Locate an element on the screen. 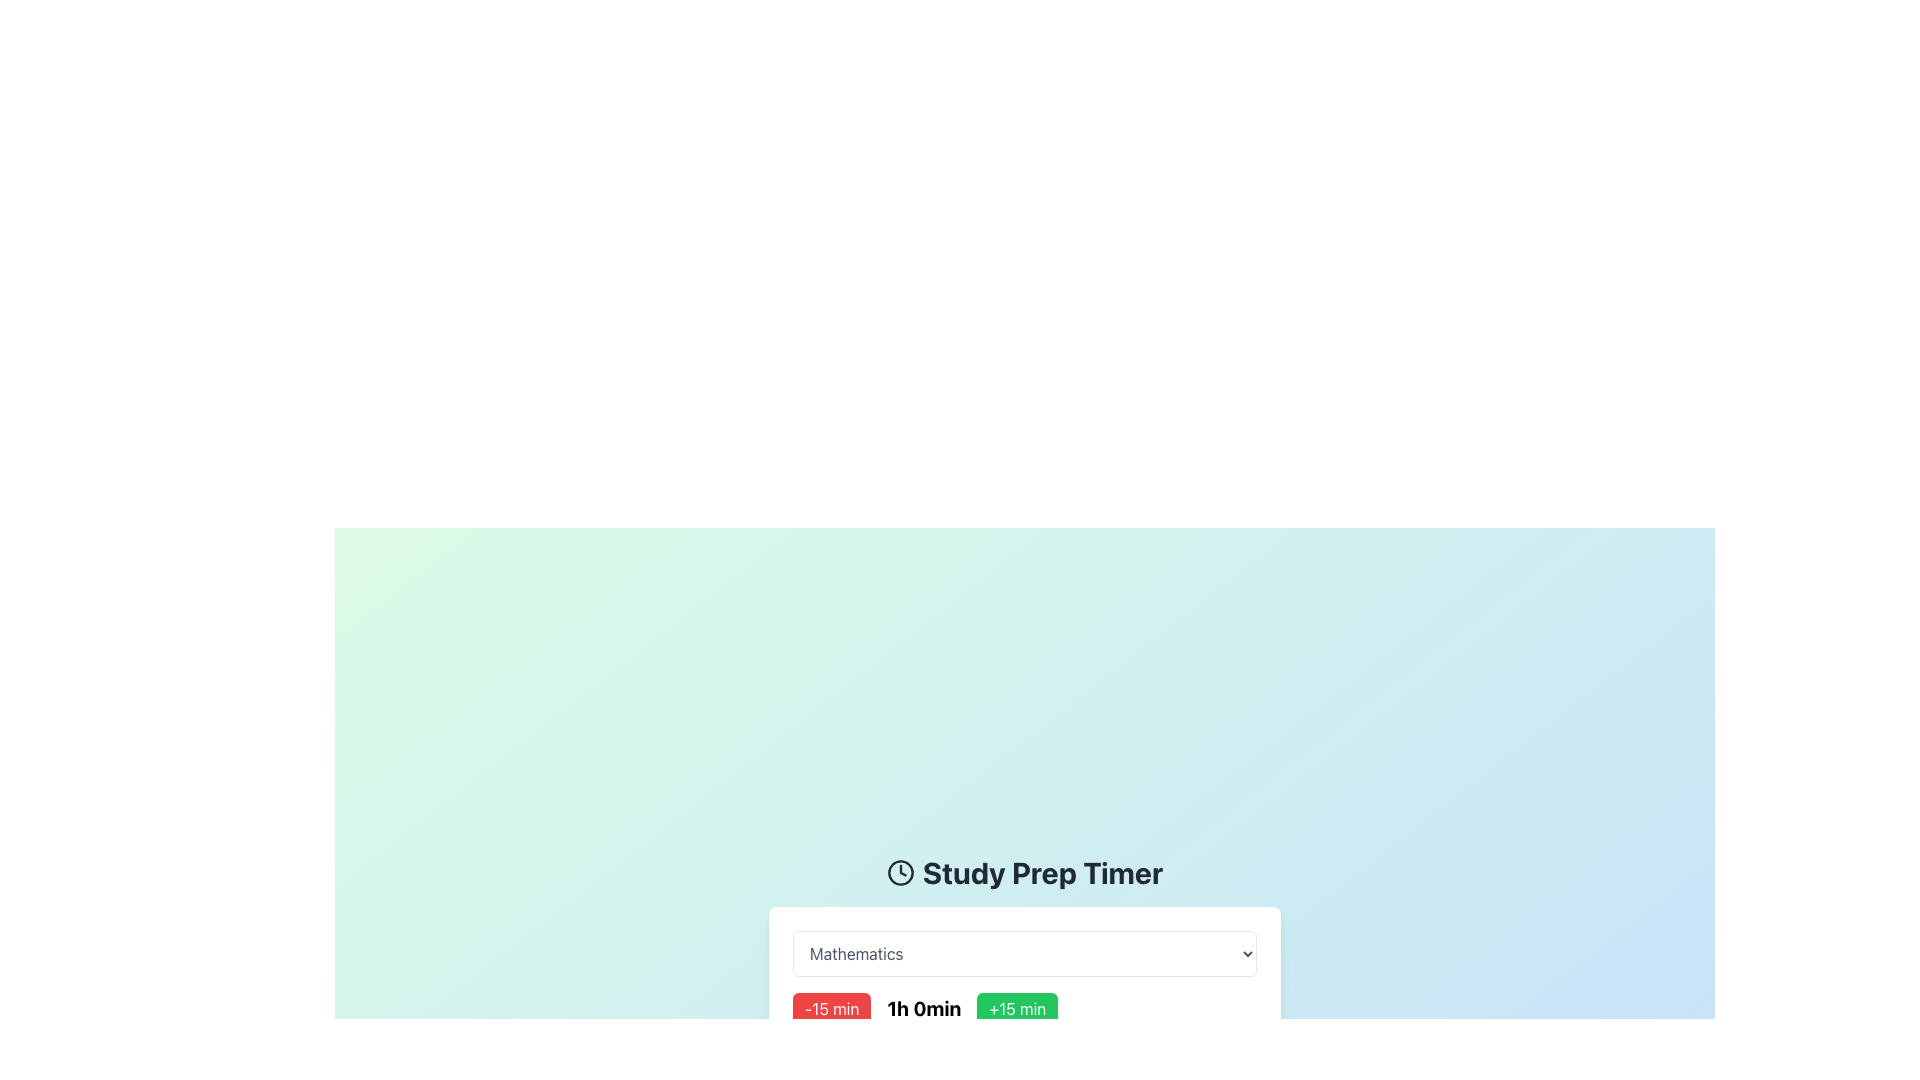  the Dropdown menu labeled 'Mathematics', which has a white background and a downward-pointing arrow is located at coordinates (1025, 952).